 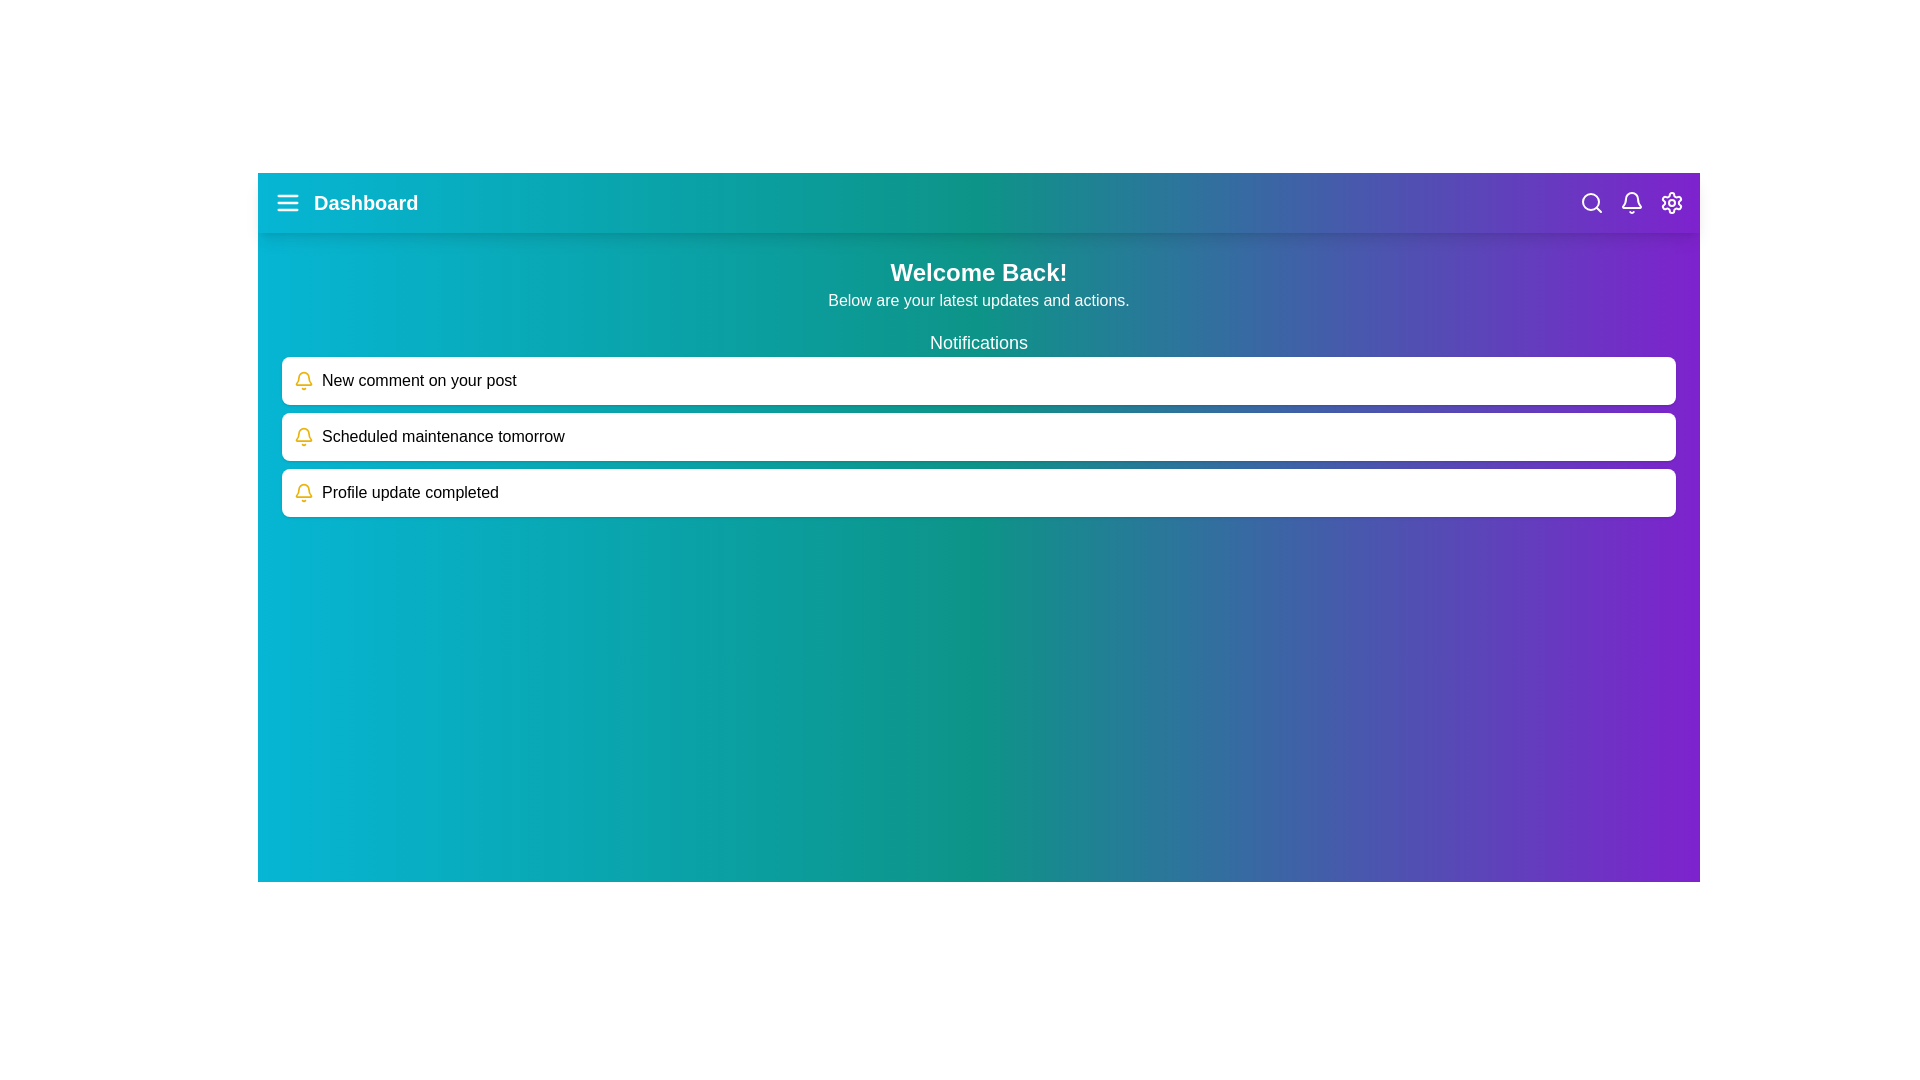 I want to click on the search icon to activate the search functionality, so click(x=1591, y=203).